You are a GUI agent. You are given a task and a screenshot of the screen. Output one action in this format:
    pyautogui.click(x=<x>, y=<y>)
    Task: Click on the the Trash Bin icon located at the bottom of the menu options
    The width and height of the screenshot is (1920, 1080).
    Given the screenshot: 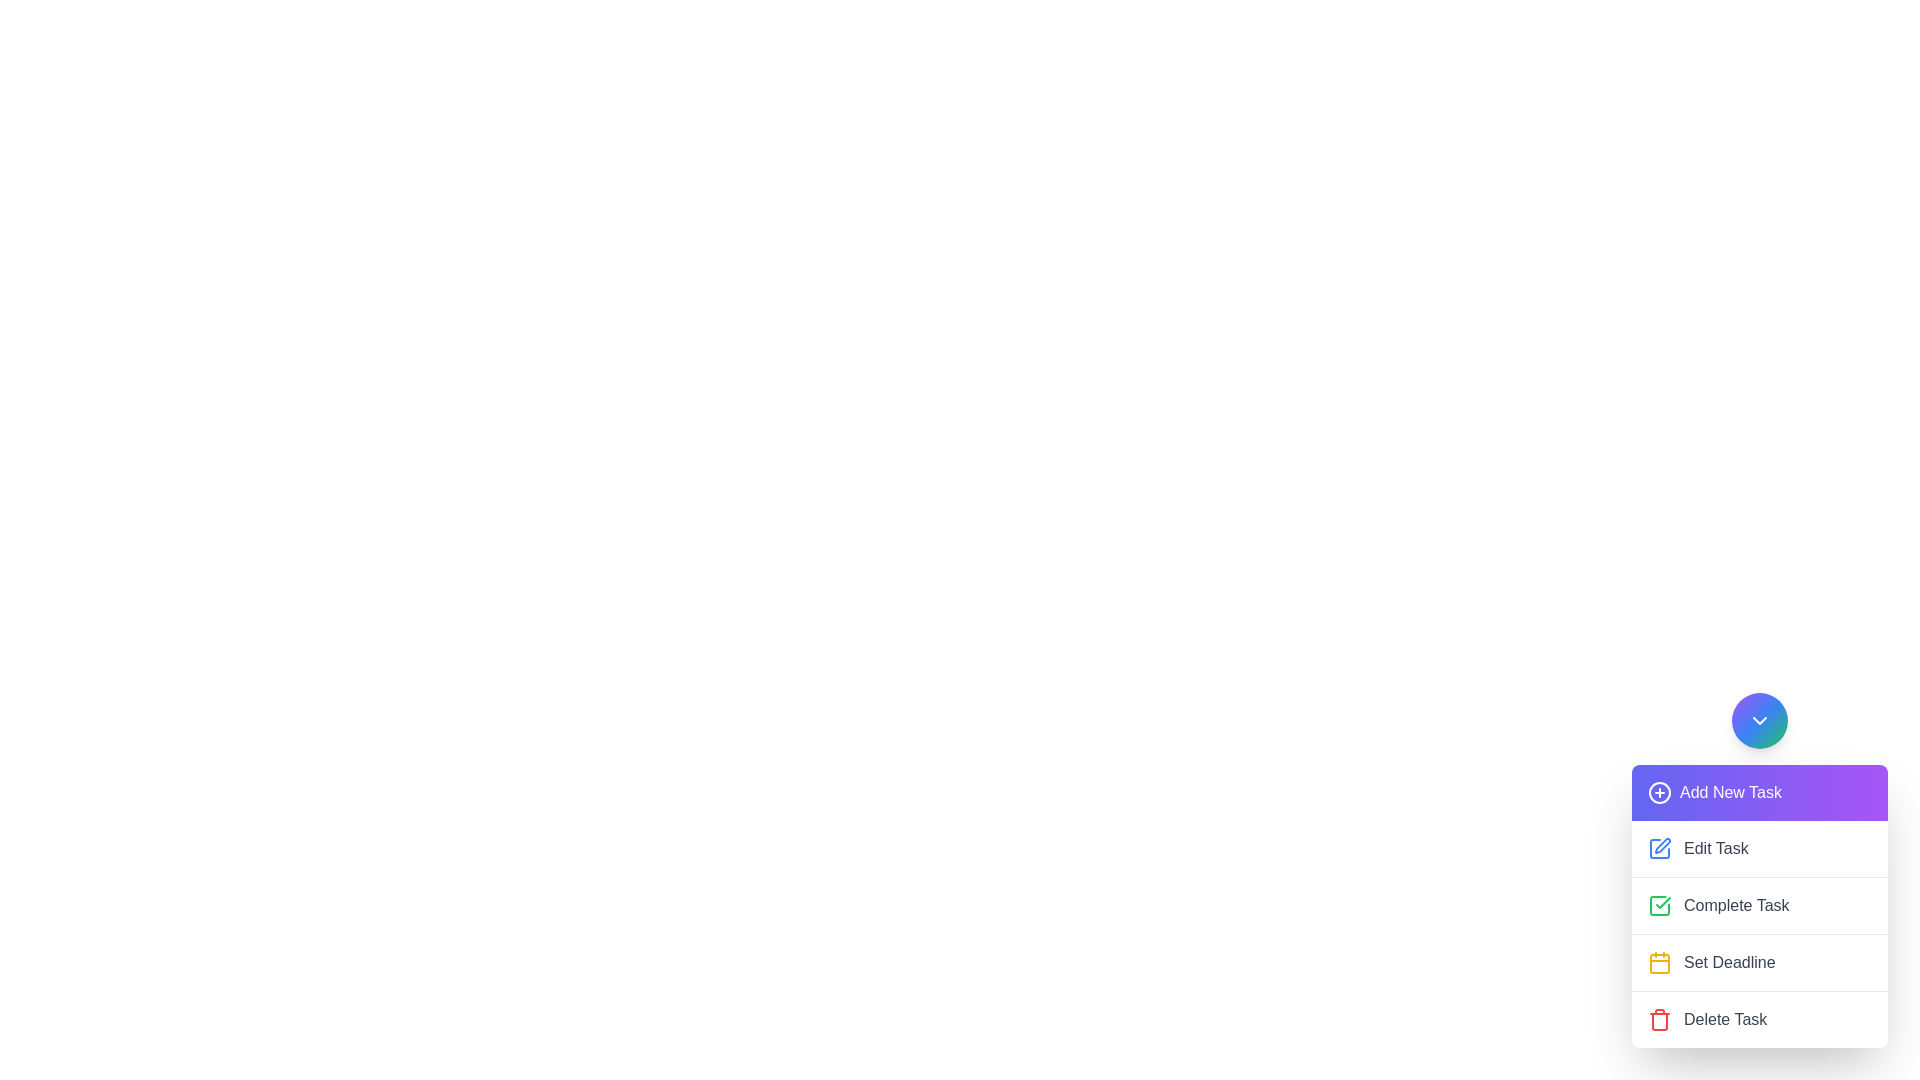 What is the action you would take?
    pyautogui.click(x=1660, y=1019)
    